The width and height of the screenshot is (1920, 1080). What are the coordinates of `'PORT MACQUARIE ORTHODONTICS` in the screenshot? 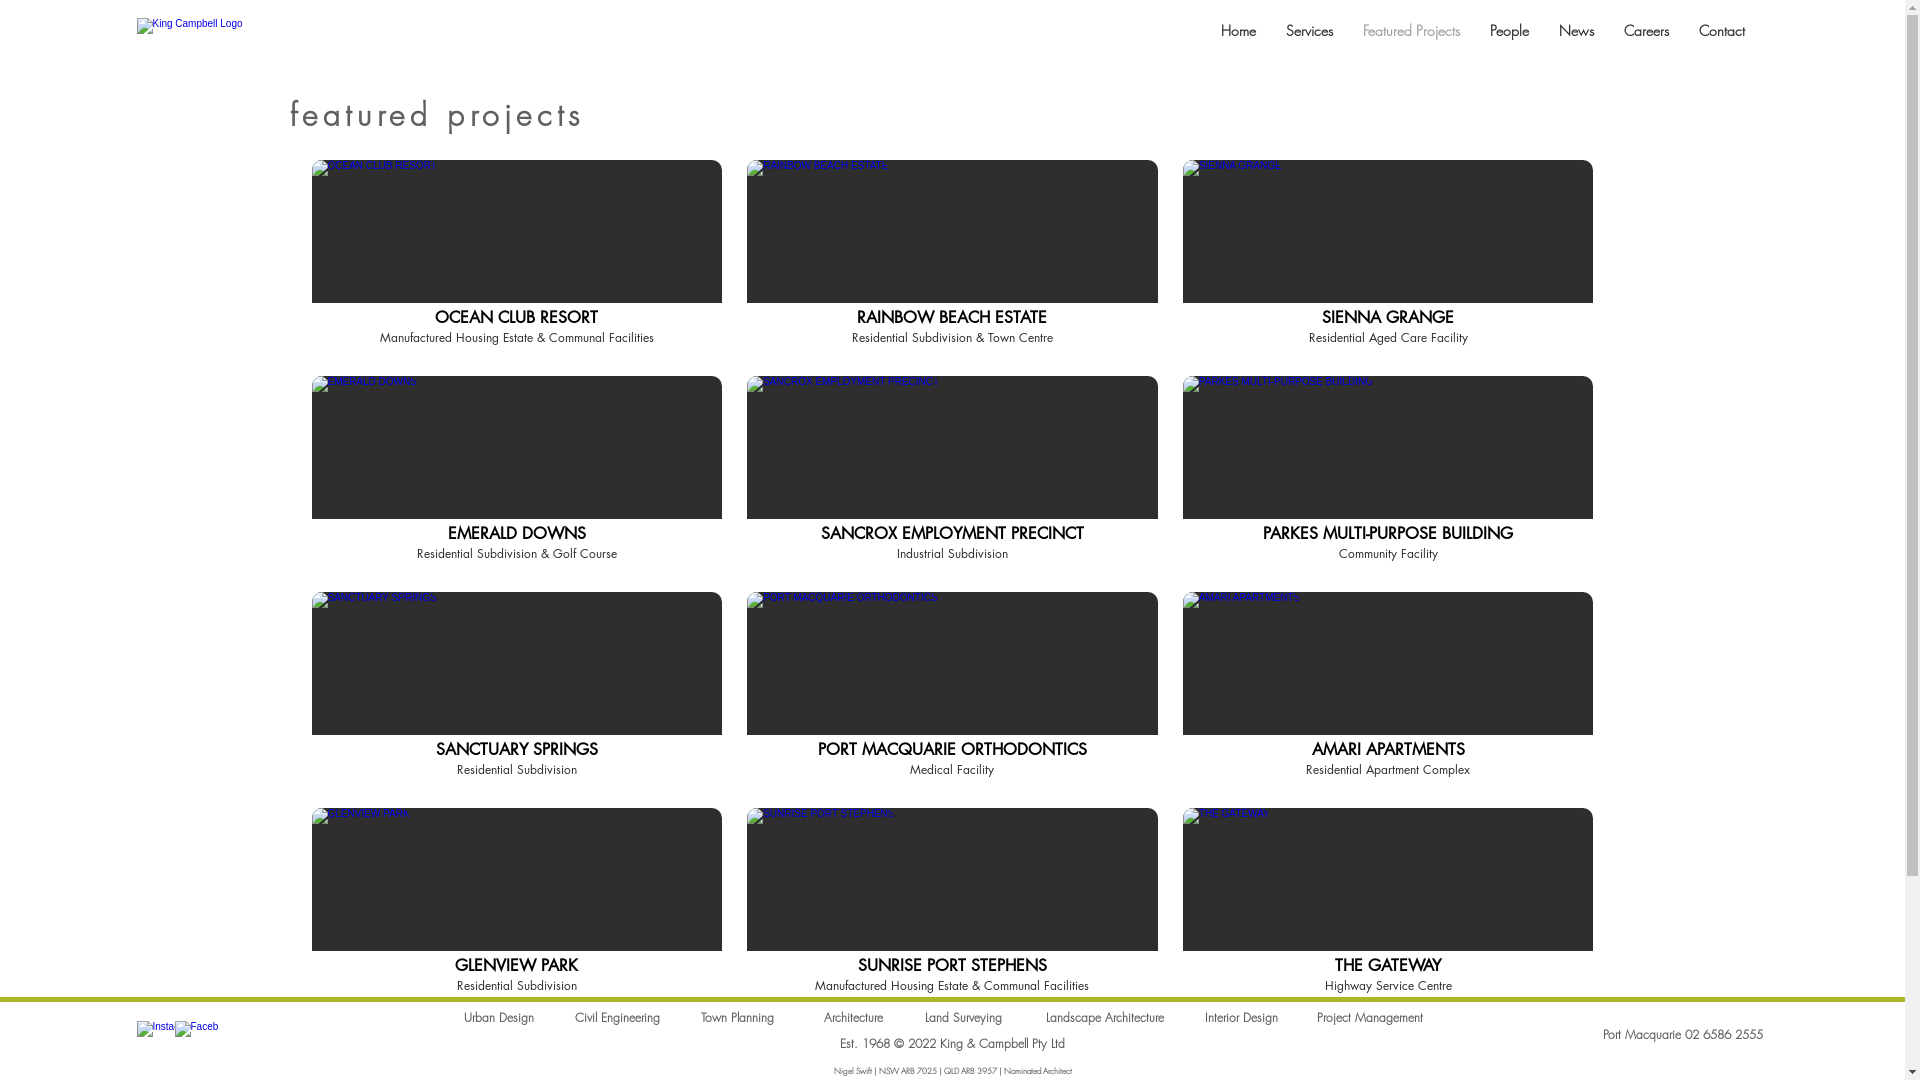 It's located at (951, 686).